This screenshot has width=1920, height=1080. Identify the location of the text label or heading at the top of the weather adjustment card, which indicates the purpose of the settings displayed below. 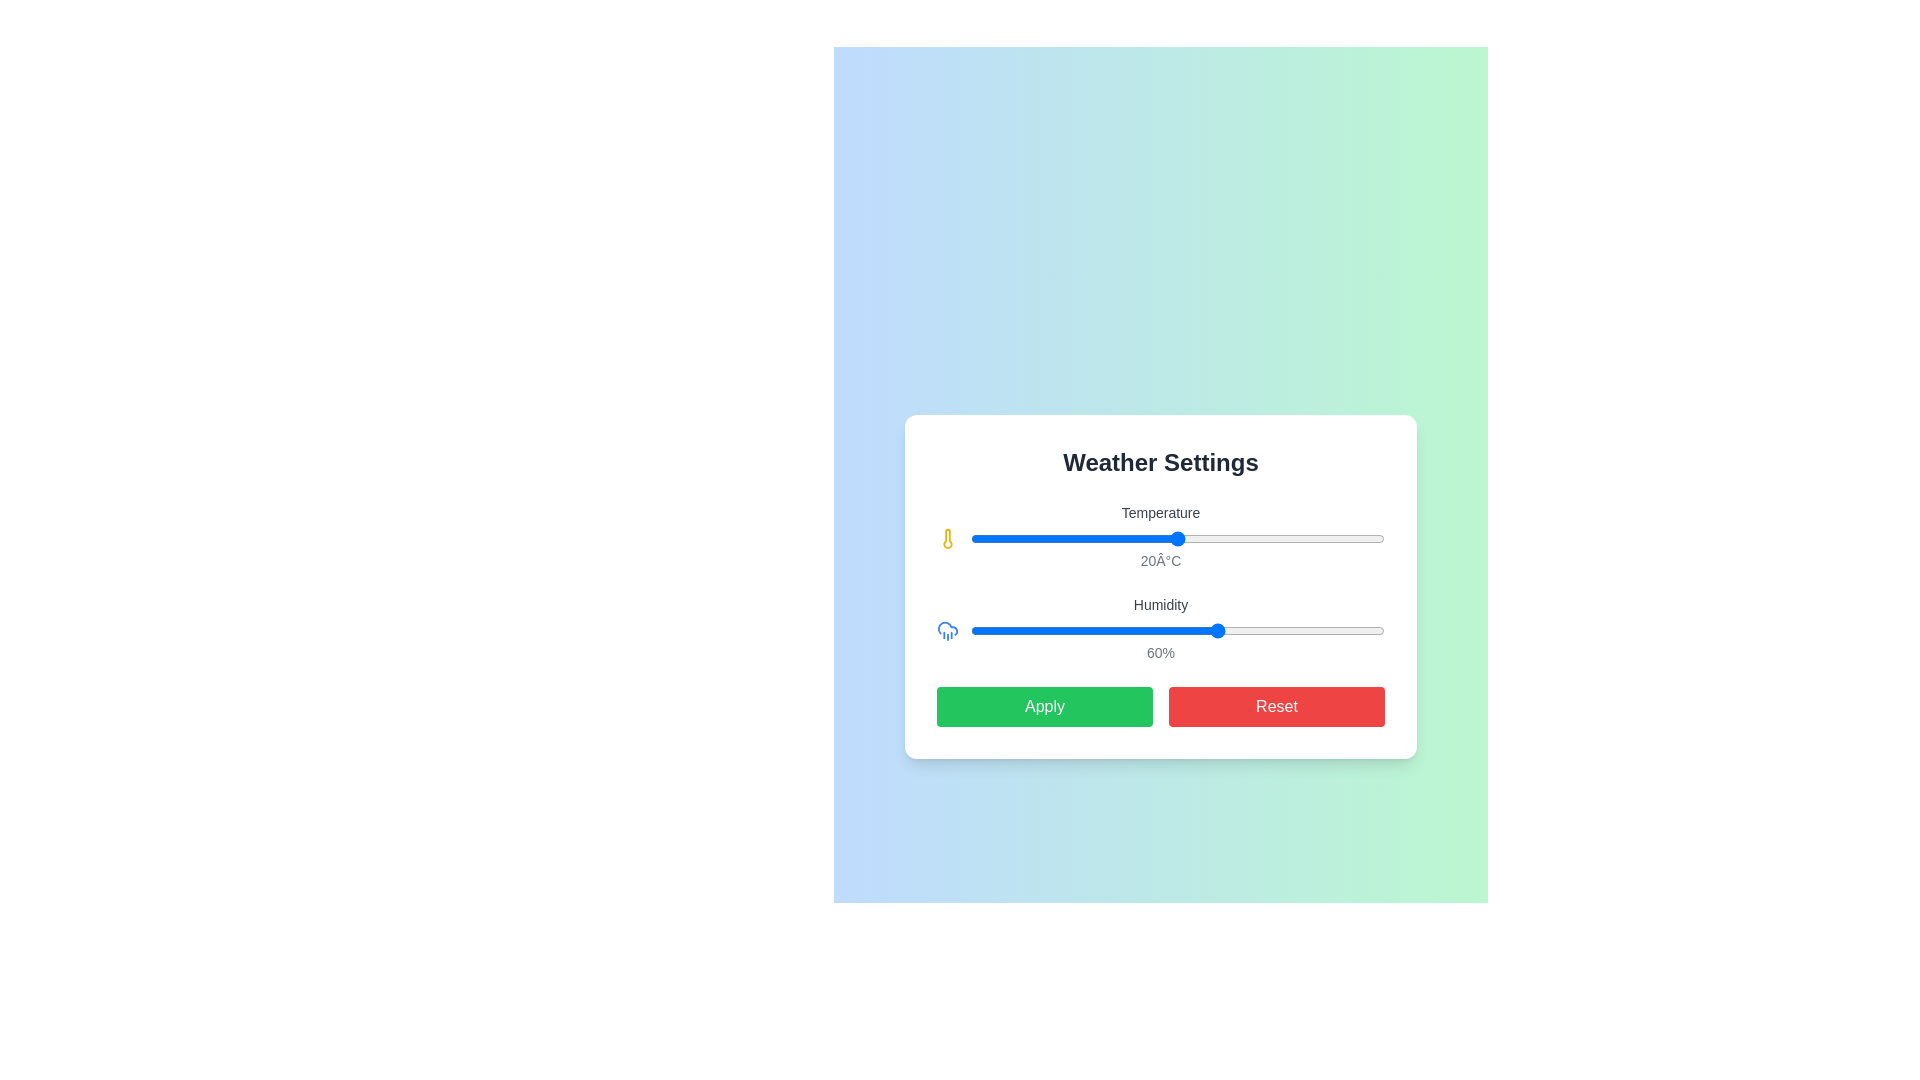
(1161, 462).